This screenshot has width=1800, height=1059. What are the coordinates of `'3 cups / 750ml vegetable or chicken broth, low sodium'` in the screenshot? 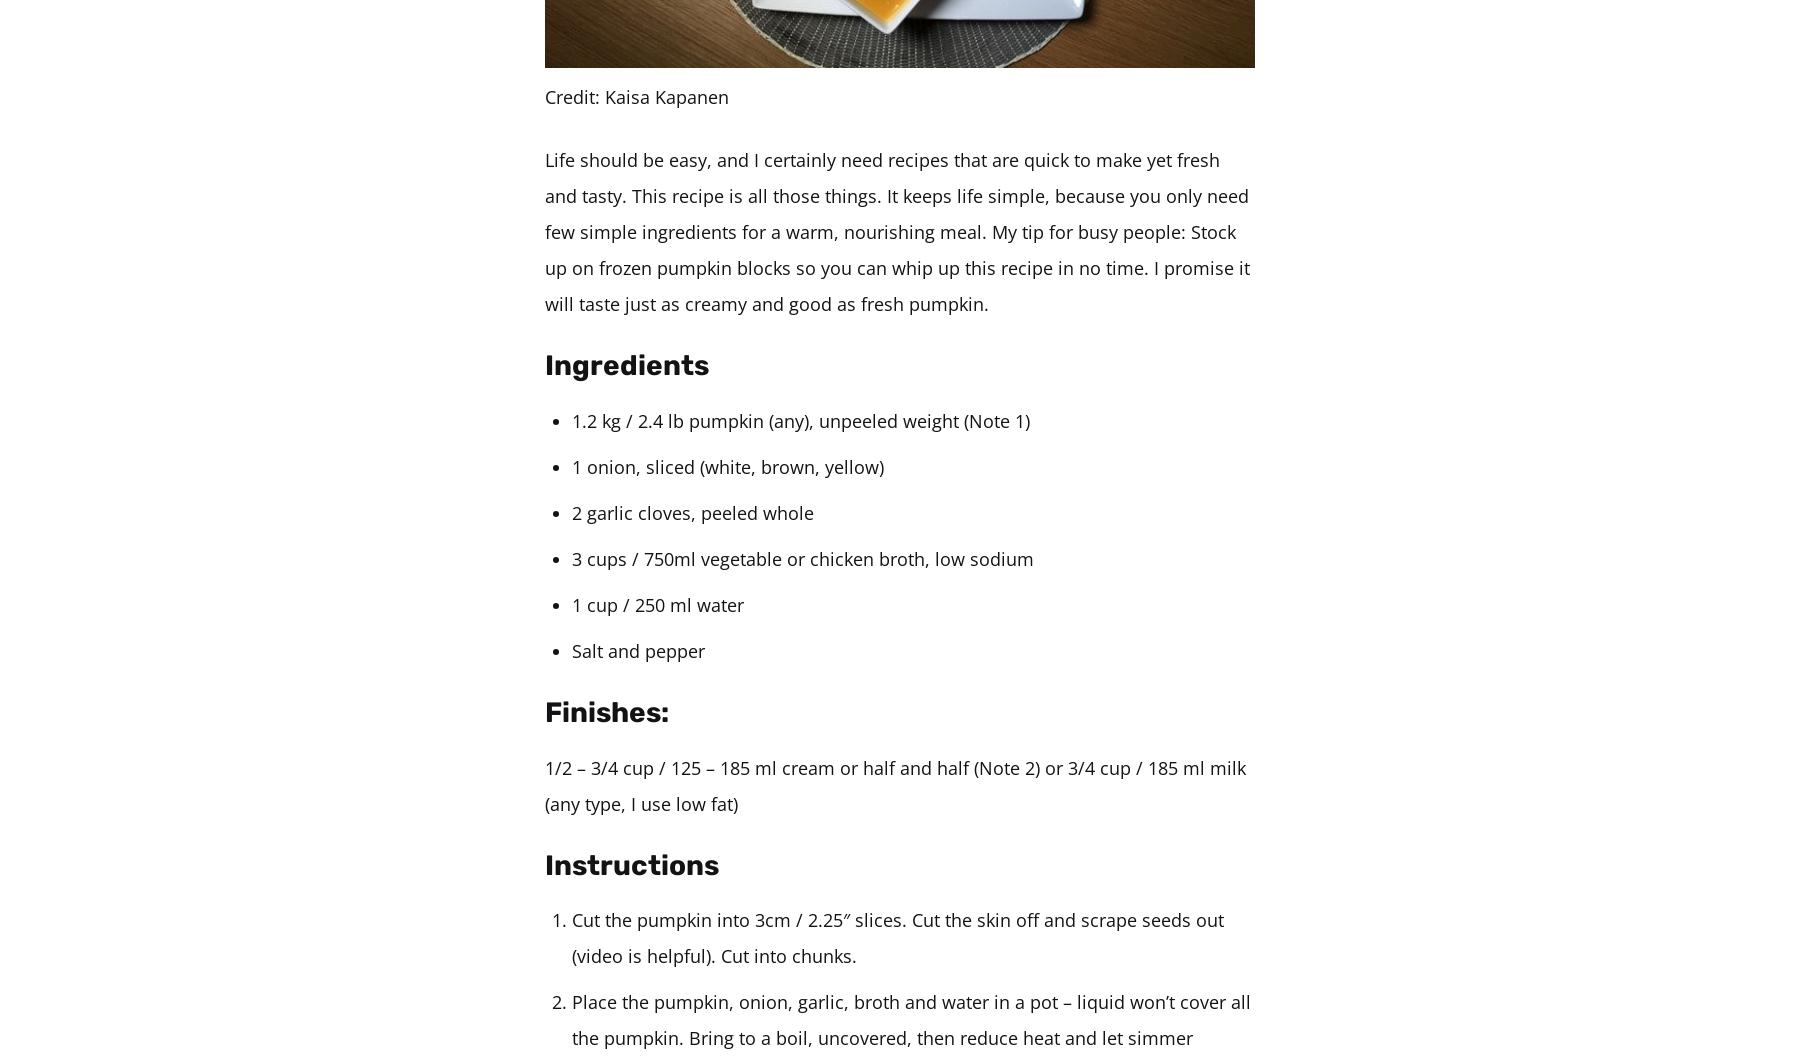 It's located at (802, 556).